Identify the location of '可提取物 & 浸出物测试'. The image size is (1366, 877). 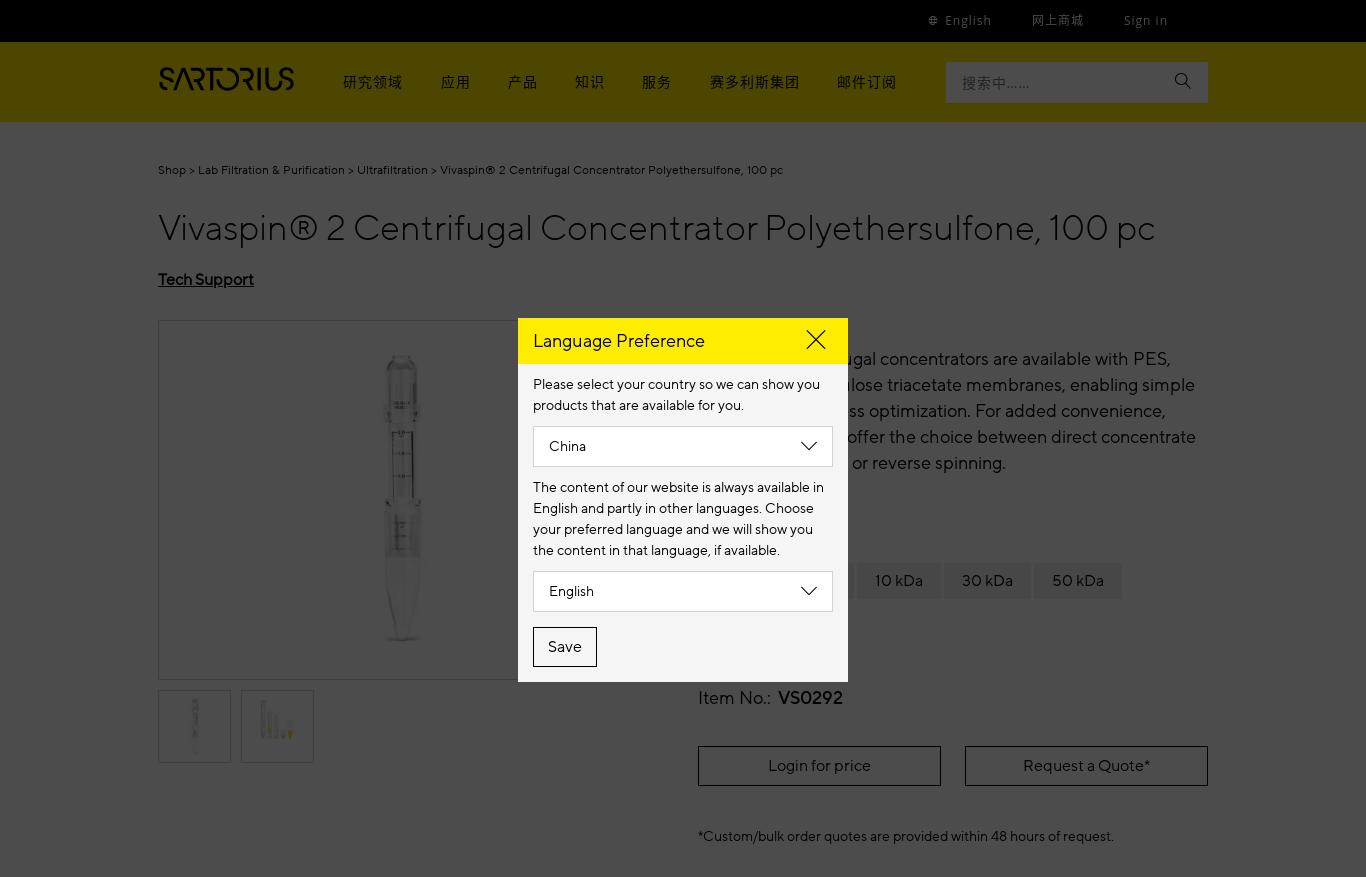
(584, 184).